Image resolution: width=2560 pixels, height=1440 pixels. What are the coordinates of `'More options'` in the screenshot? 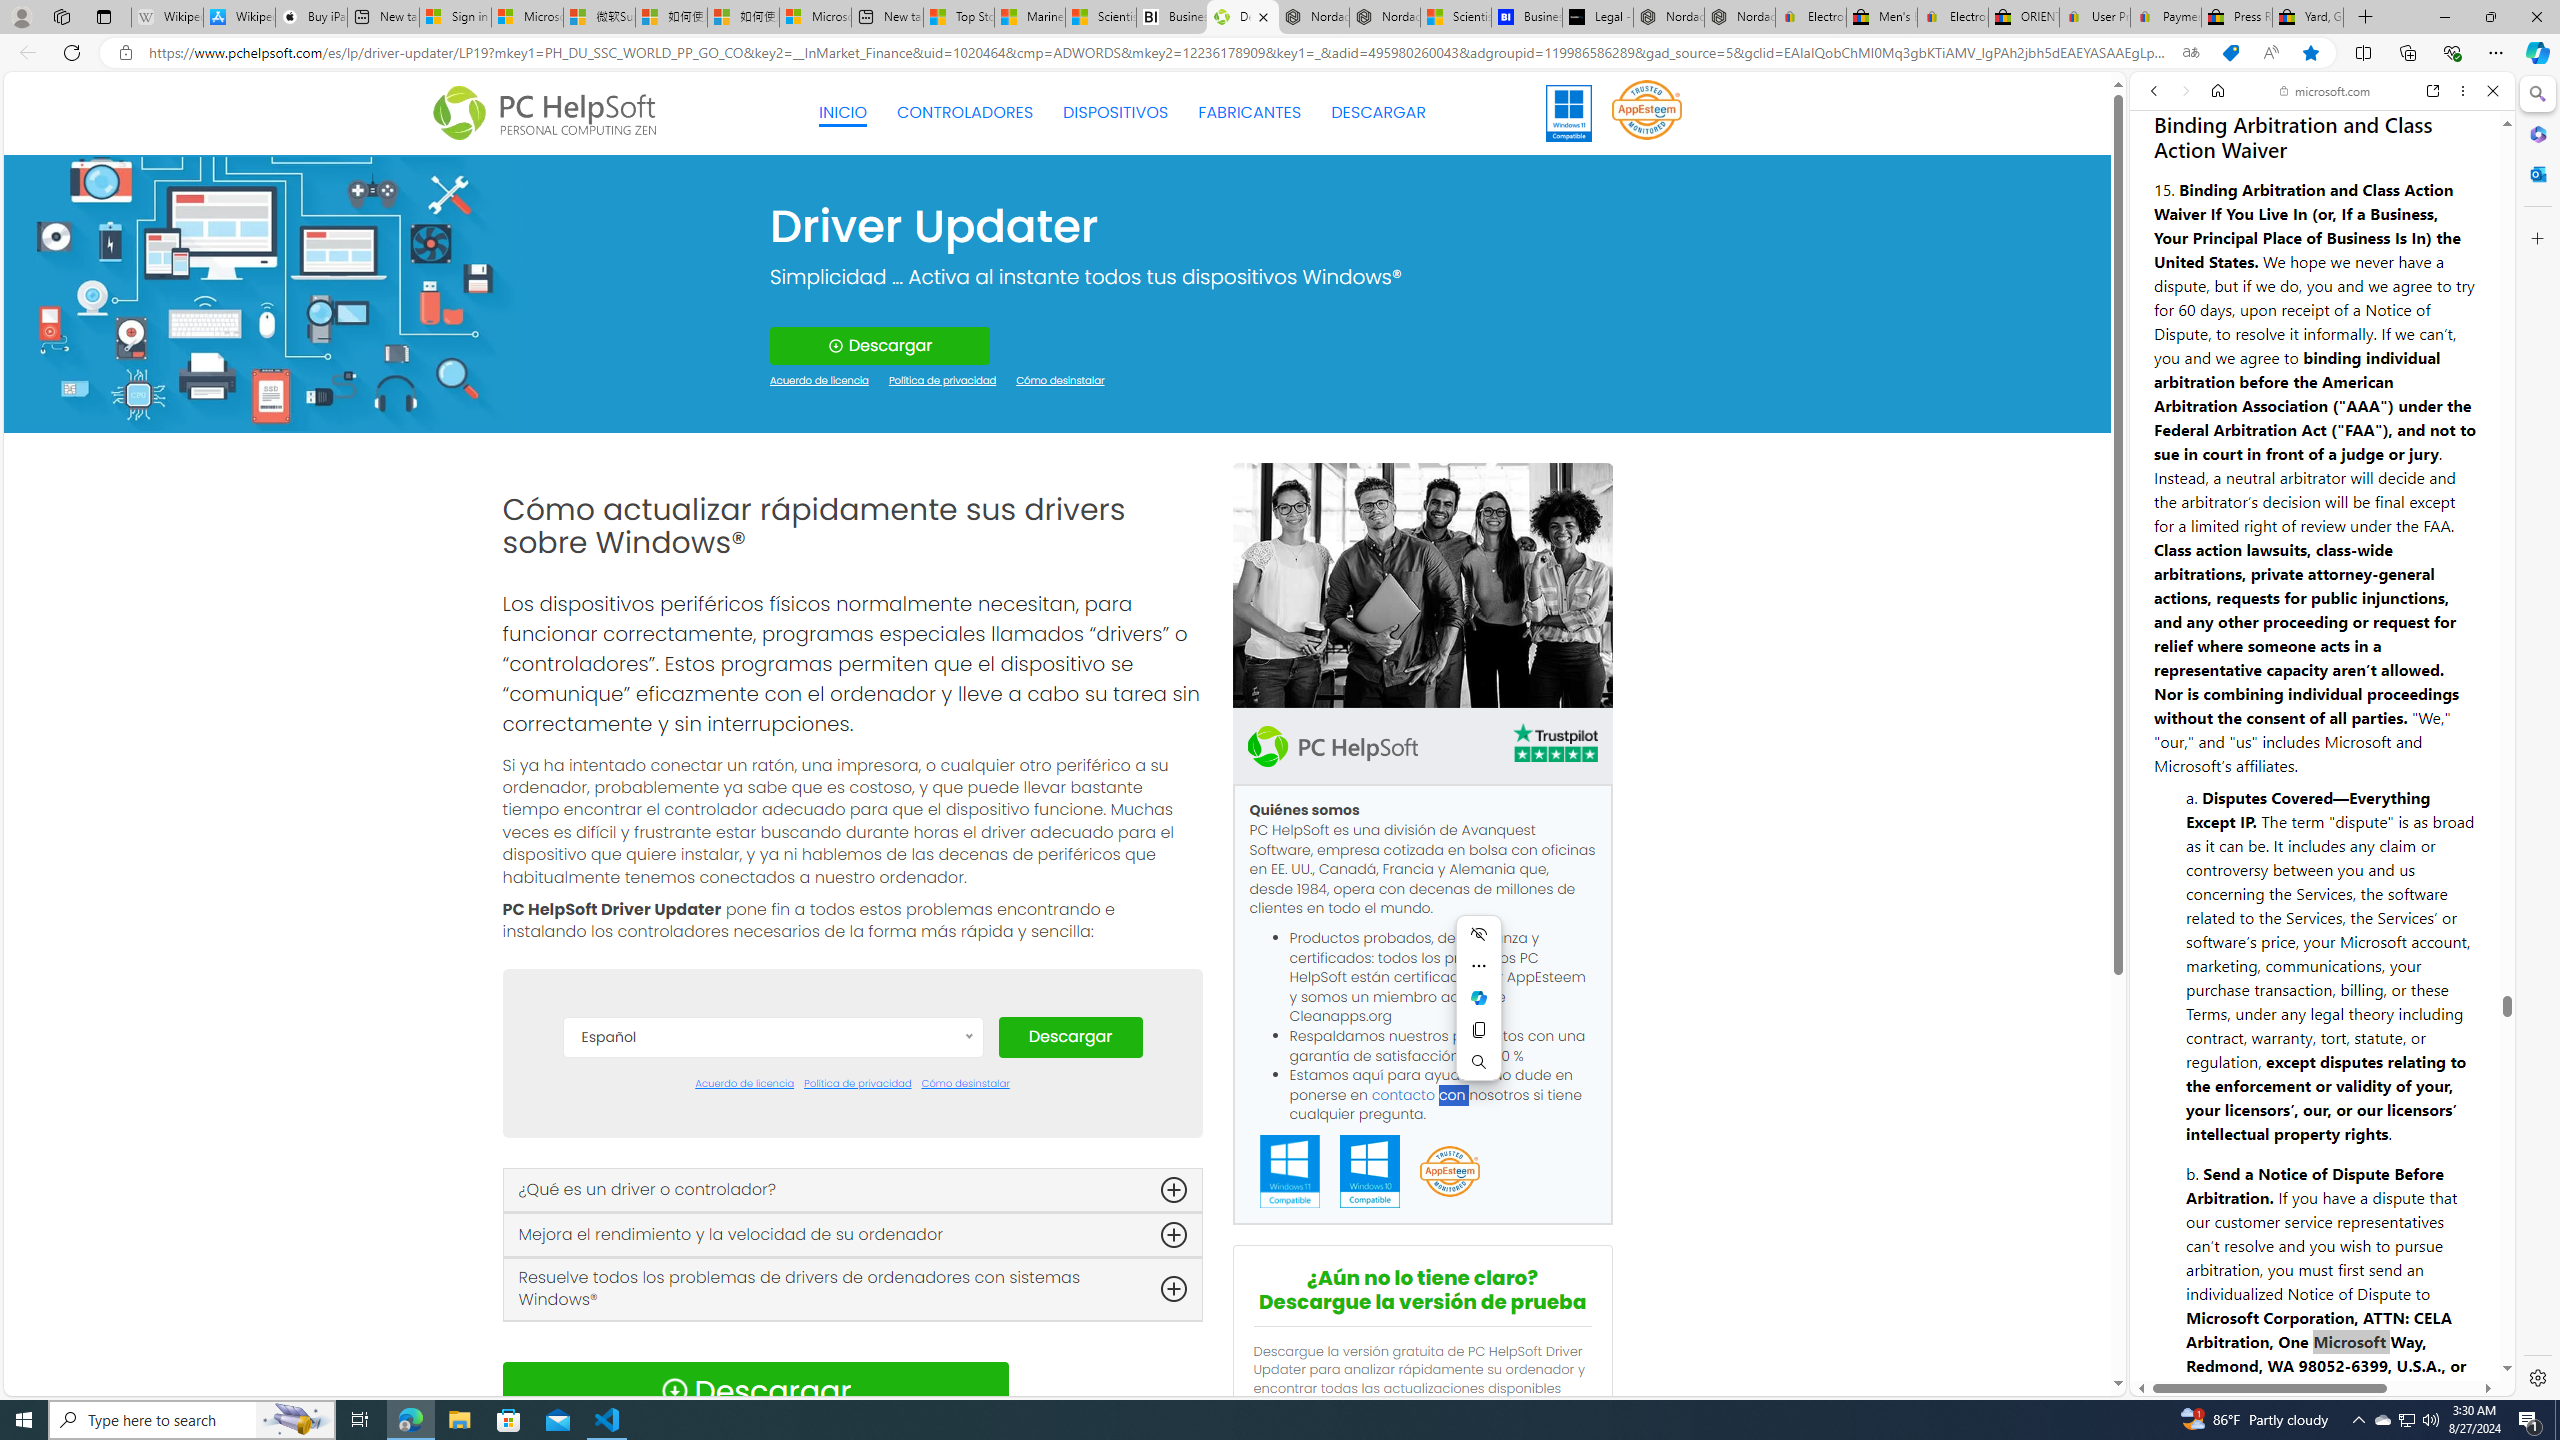 It's located at (2463, 89).